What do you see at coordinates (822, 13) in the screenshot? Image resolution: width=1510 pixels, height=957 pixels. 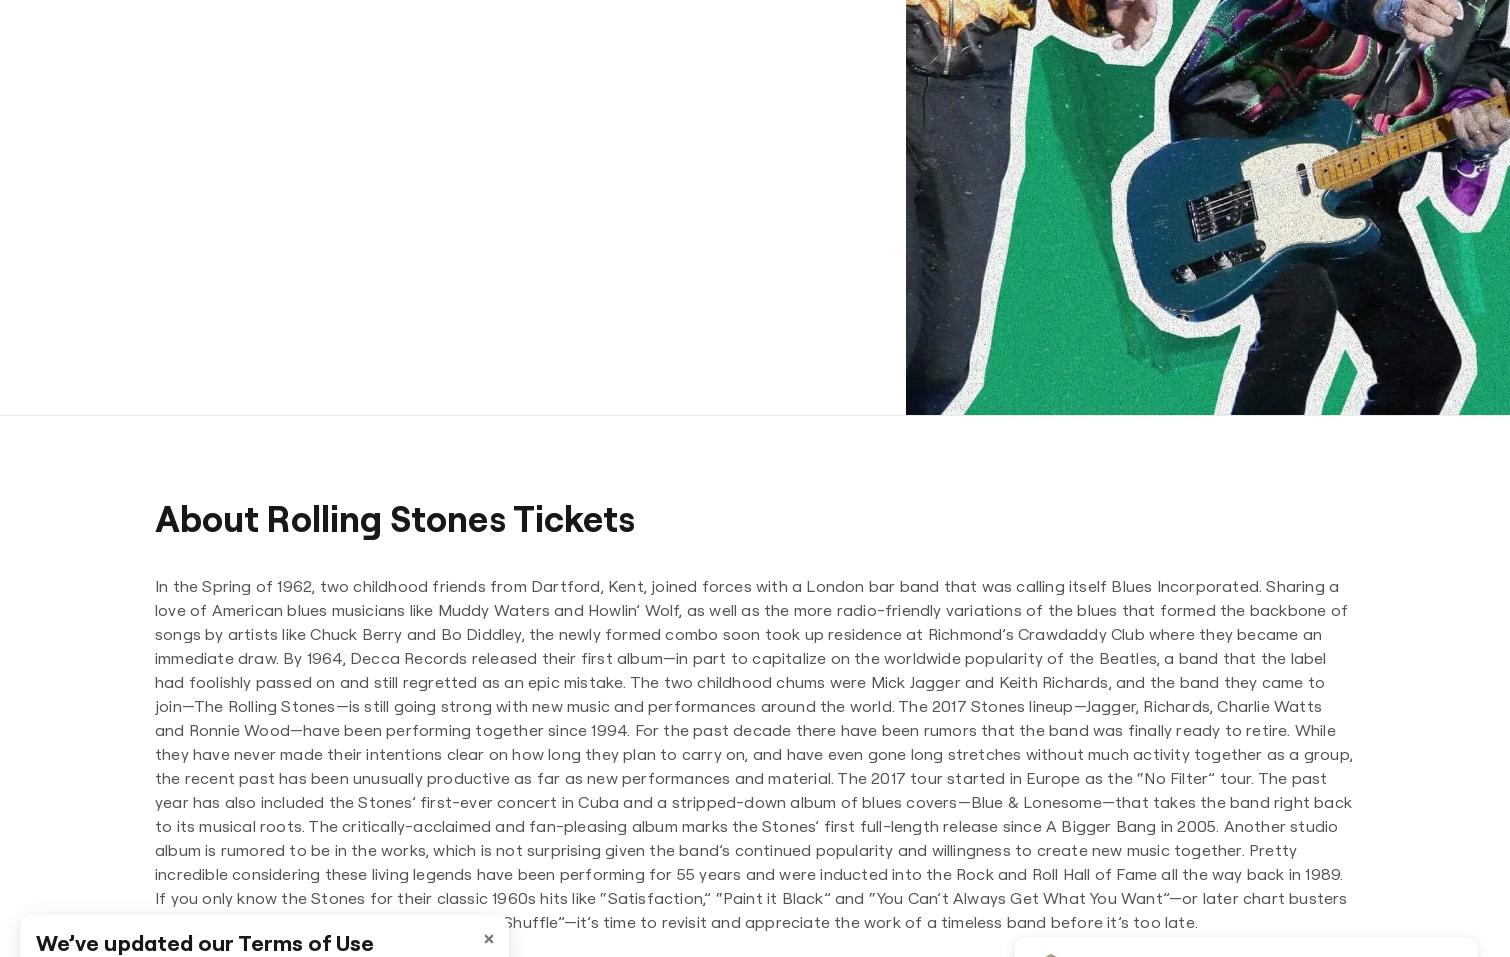 I see `'Philadelphia Phillies'` at bounding box center [822, 13].